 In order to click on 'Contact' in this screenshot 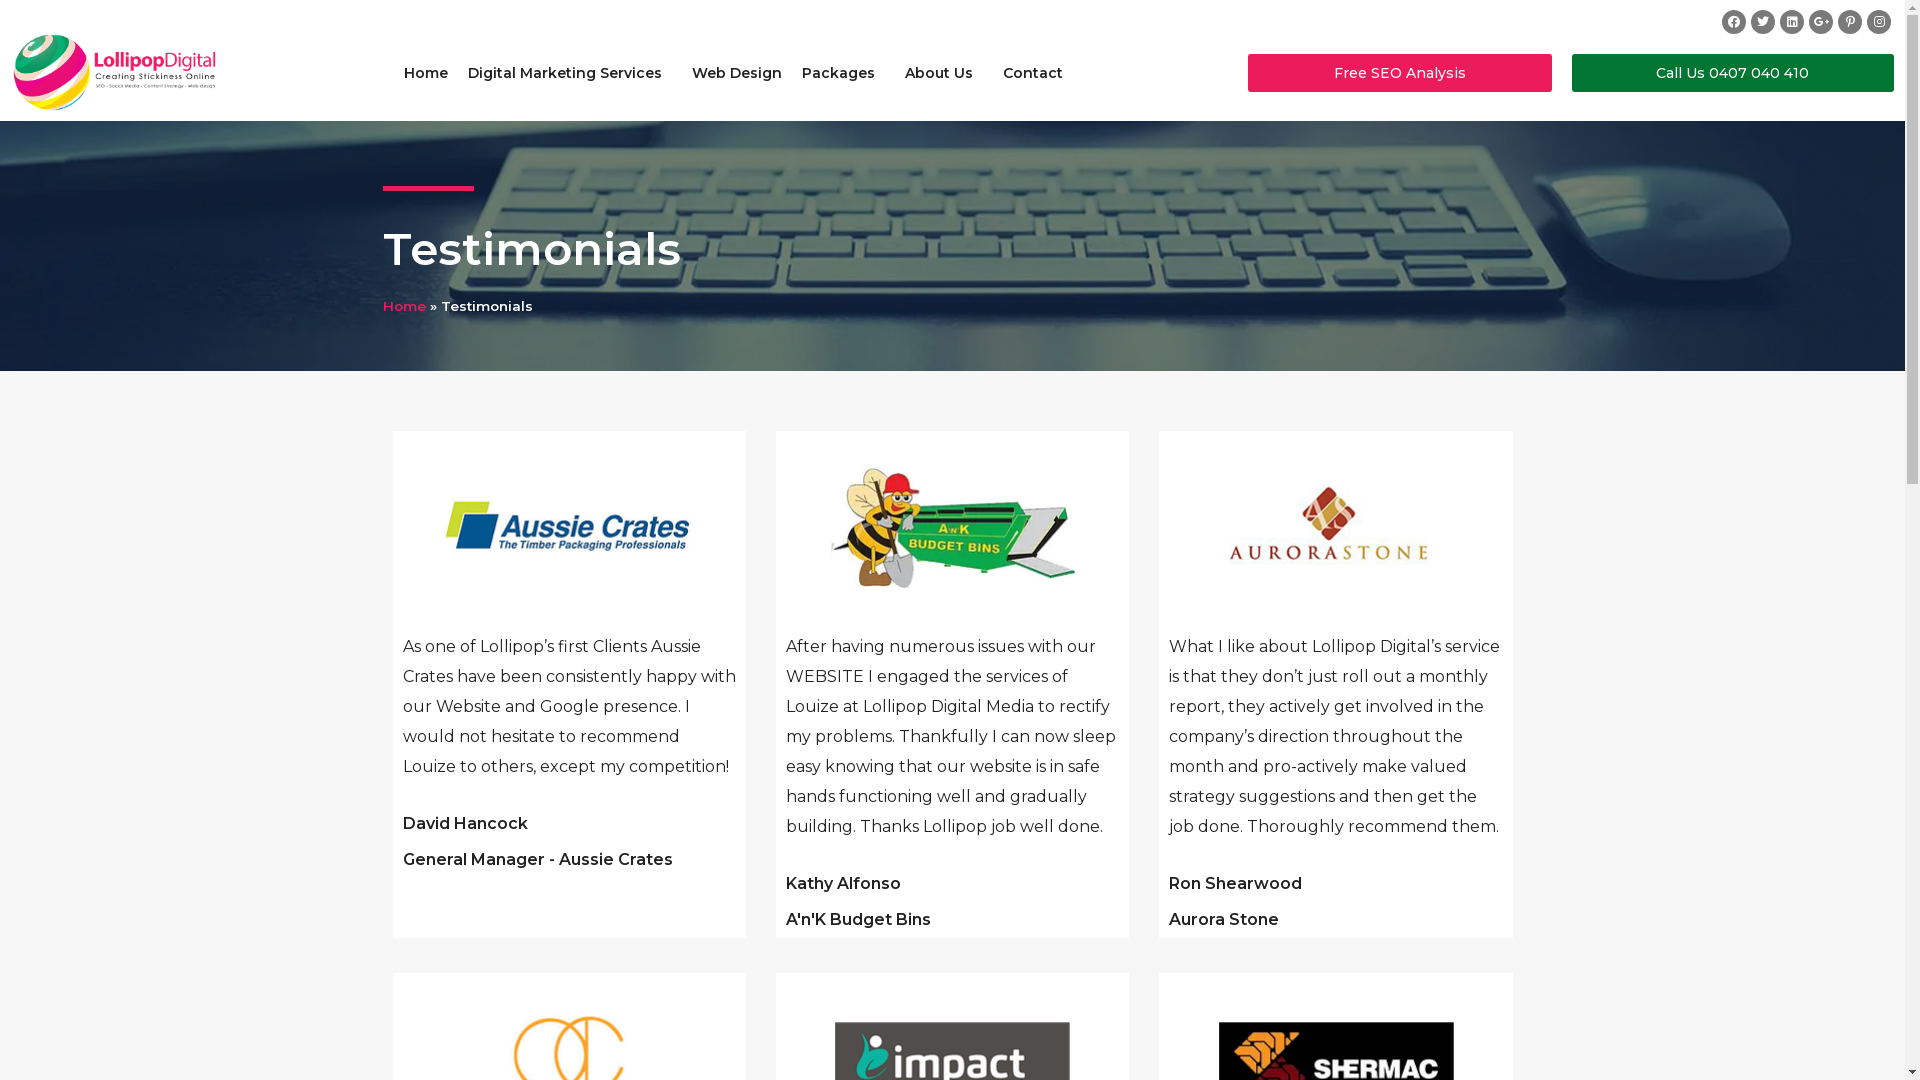, I will do `click(993, 72)`.